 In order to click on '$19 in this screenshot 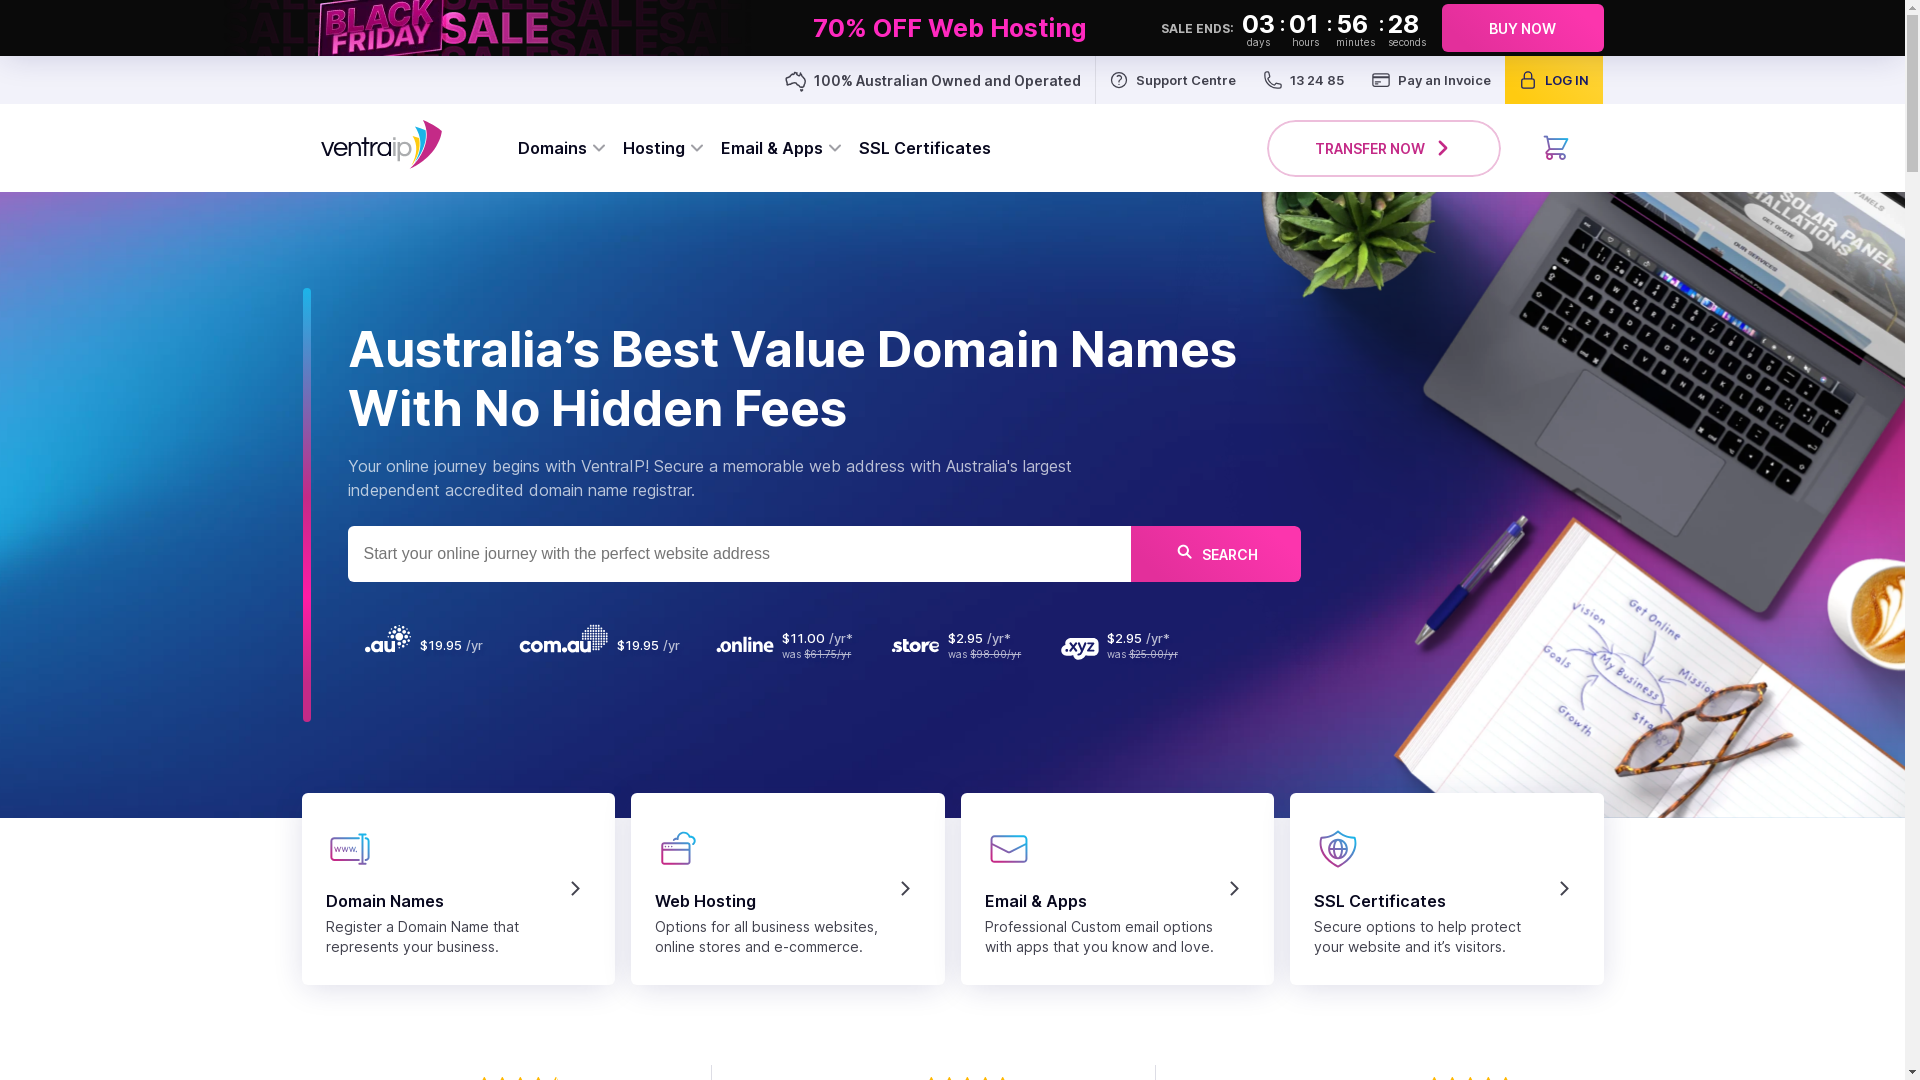, I will do `click(503, 645)`.